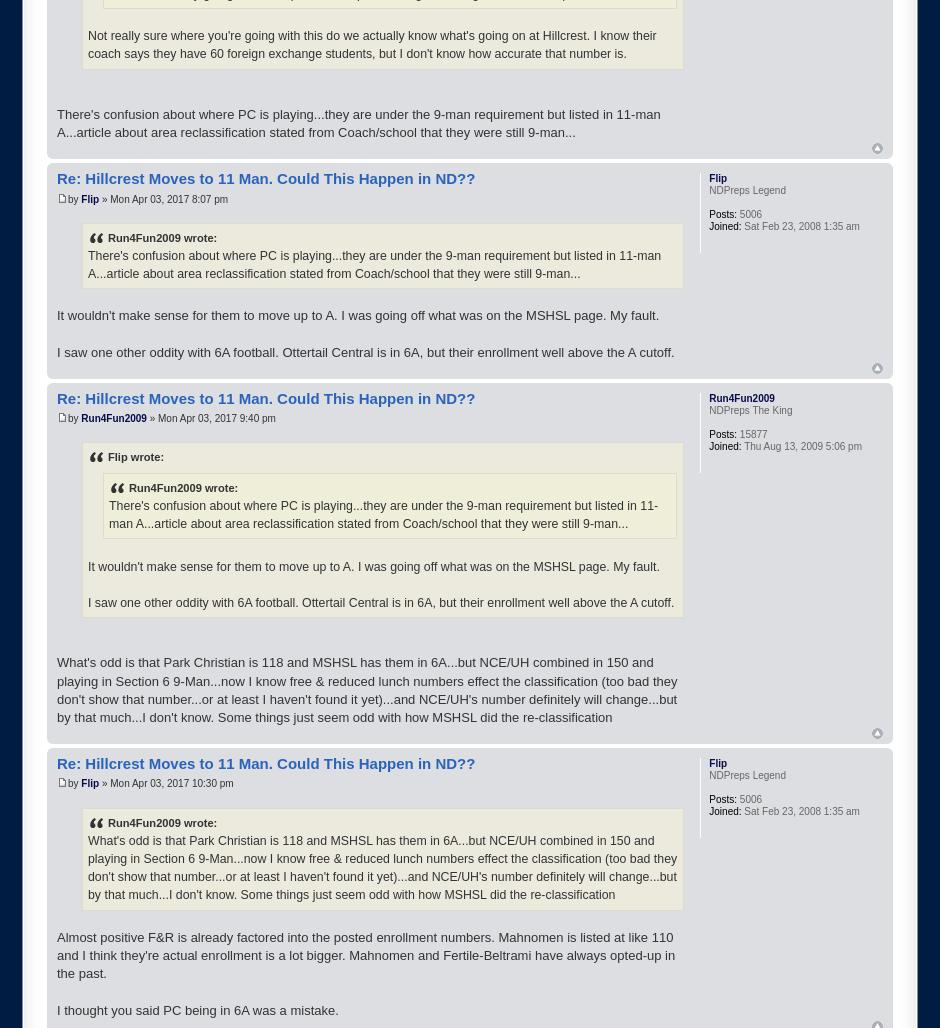 The height and width of the screenshot is (1028, 940). I want to click on 'Thu Aug 13, 2009 5:06 pm', so click(801, 445).